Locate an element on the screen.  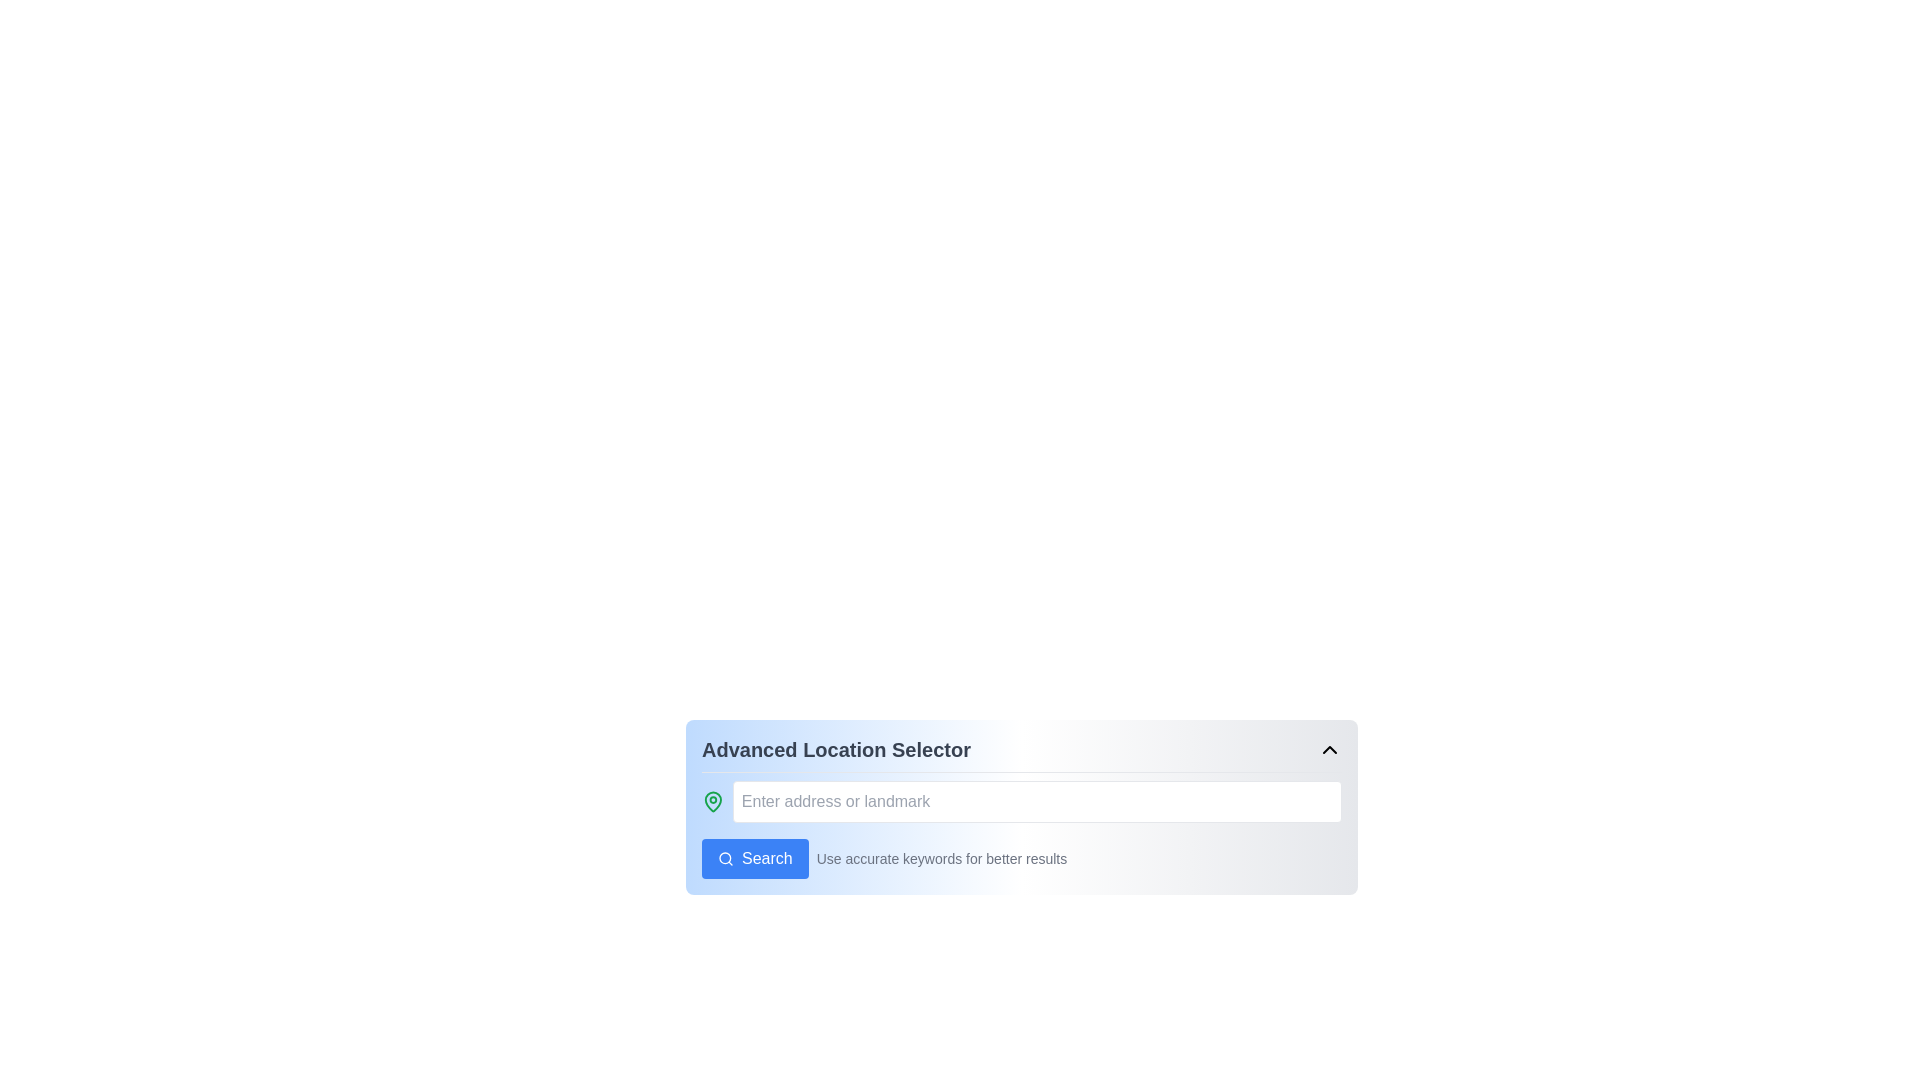
the blue 'Search' button that contains the magnifying glass icon is located at coordinates (724, 858).